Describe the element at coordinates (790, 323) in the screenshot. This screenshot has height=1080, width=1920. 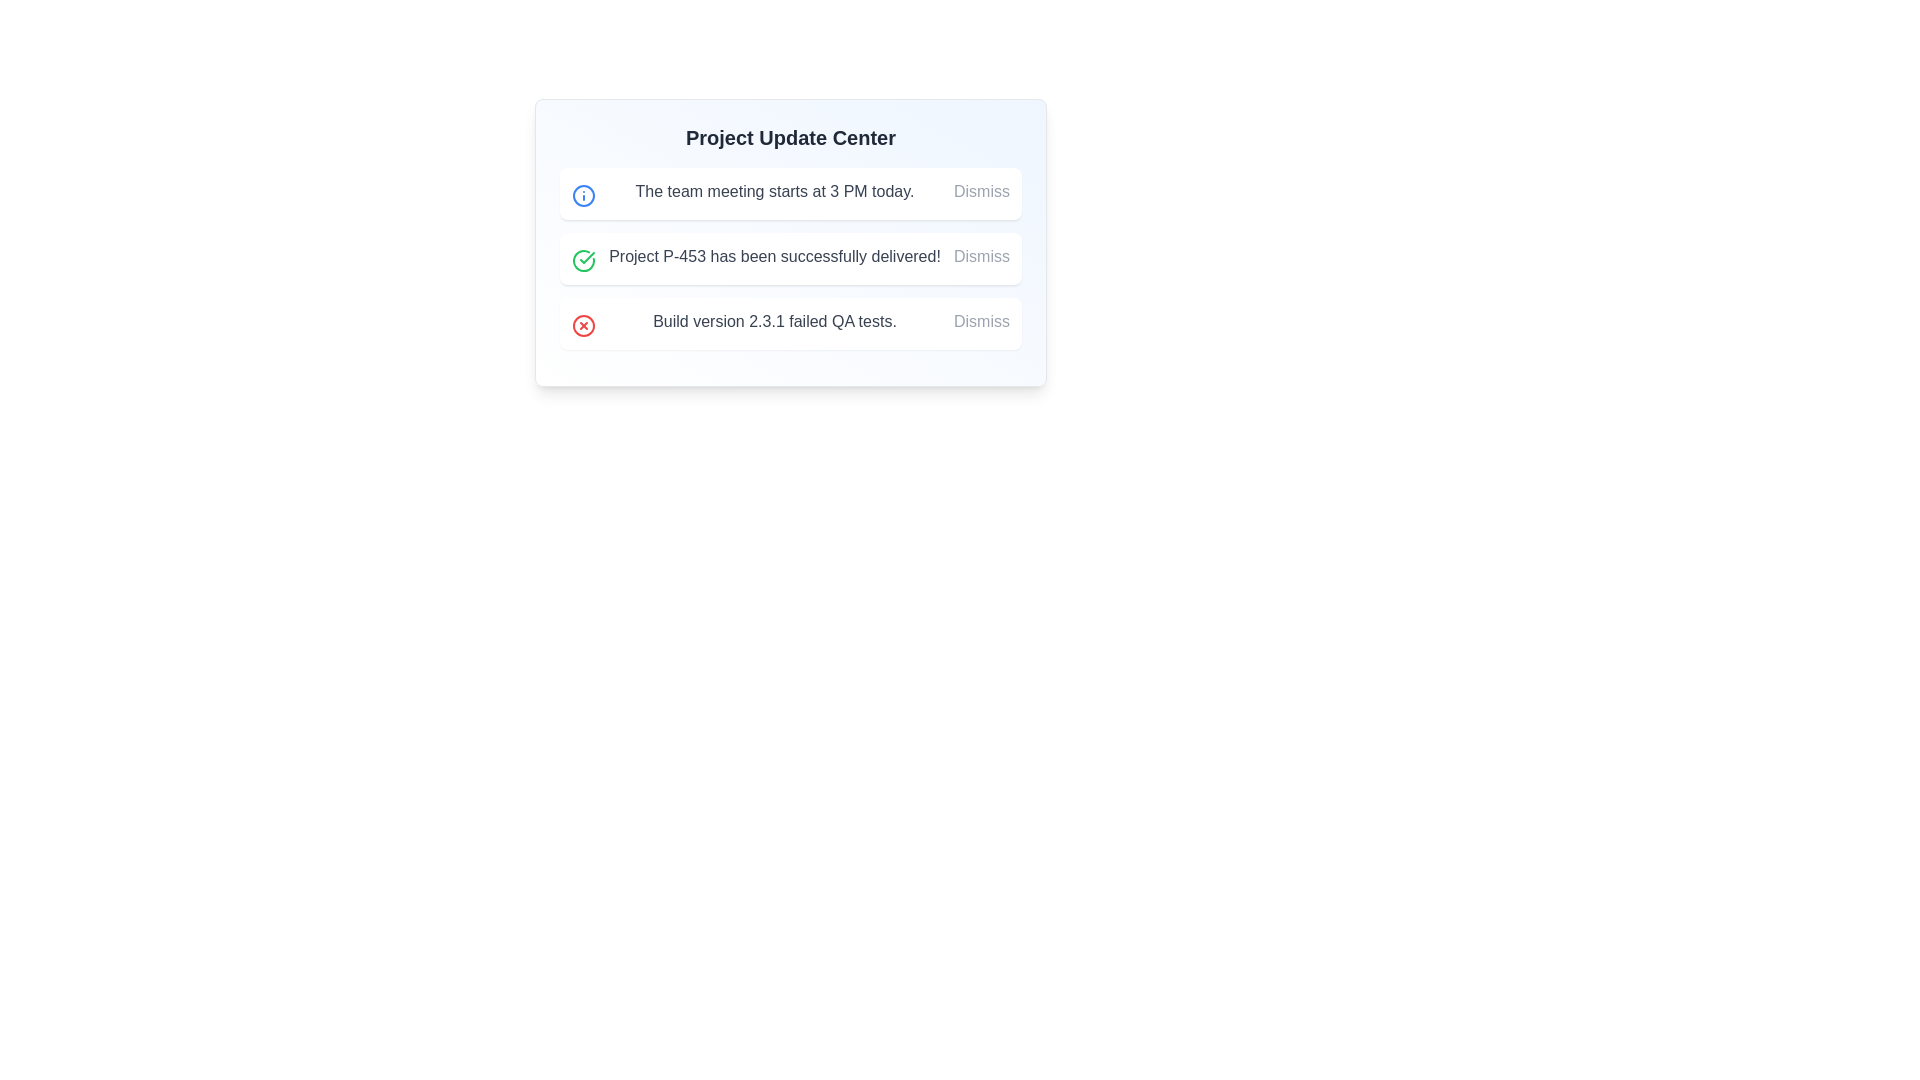
I see `the third notification in the 'Project Update Center' that indicates the failure of software build version 2.3.1` at that location.